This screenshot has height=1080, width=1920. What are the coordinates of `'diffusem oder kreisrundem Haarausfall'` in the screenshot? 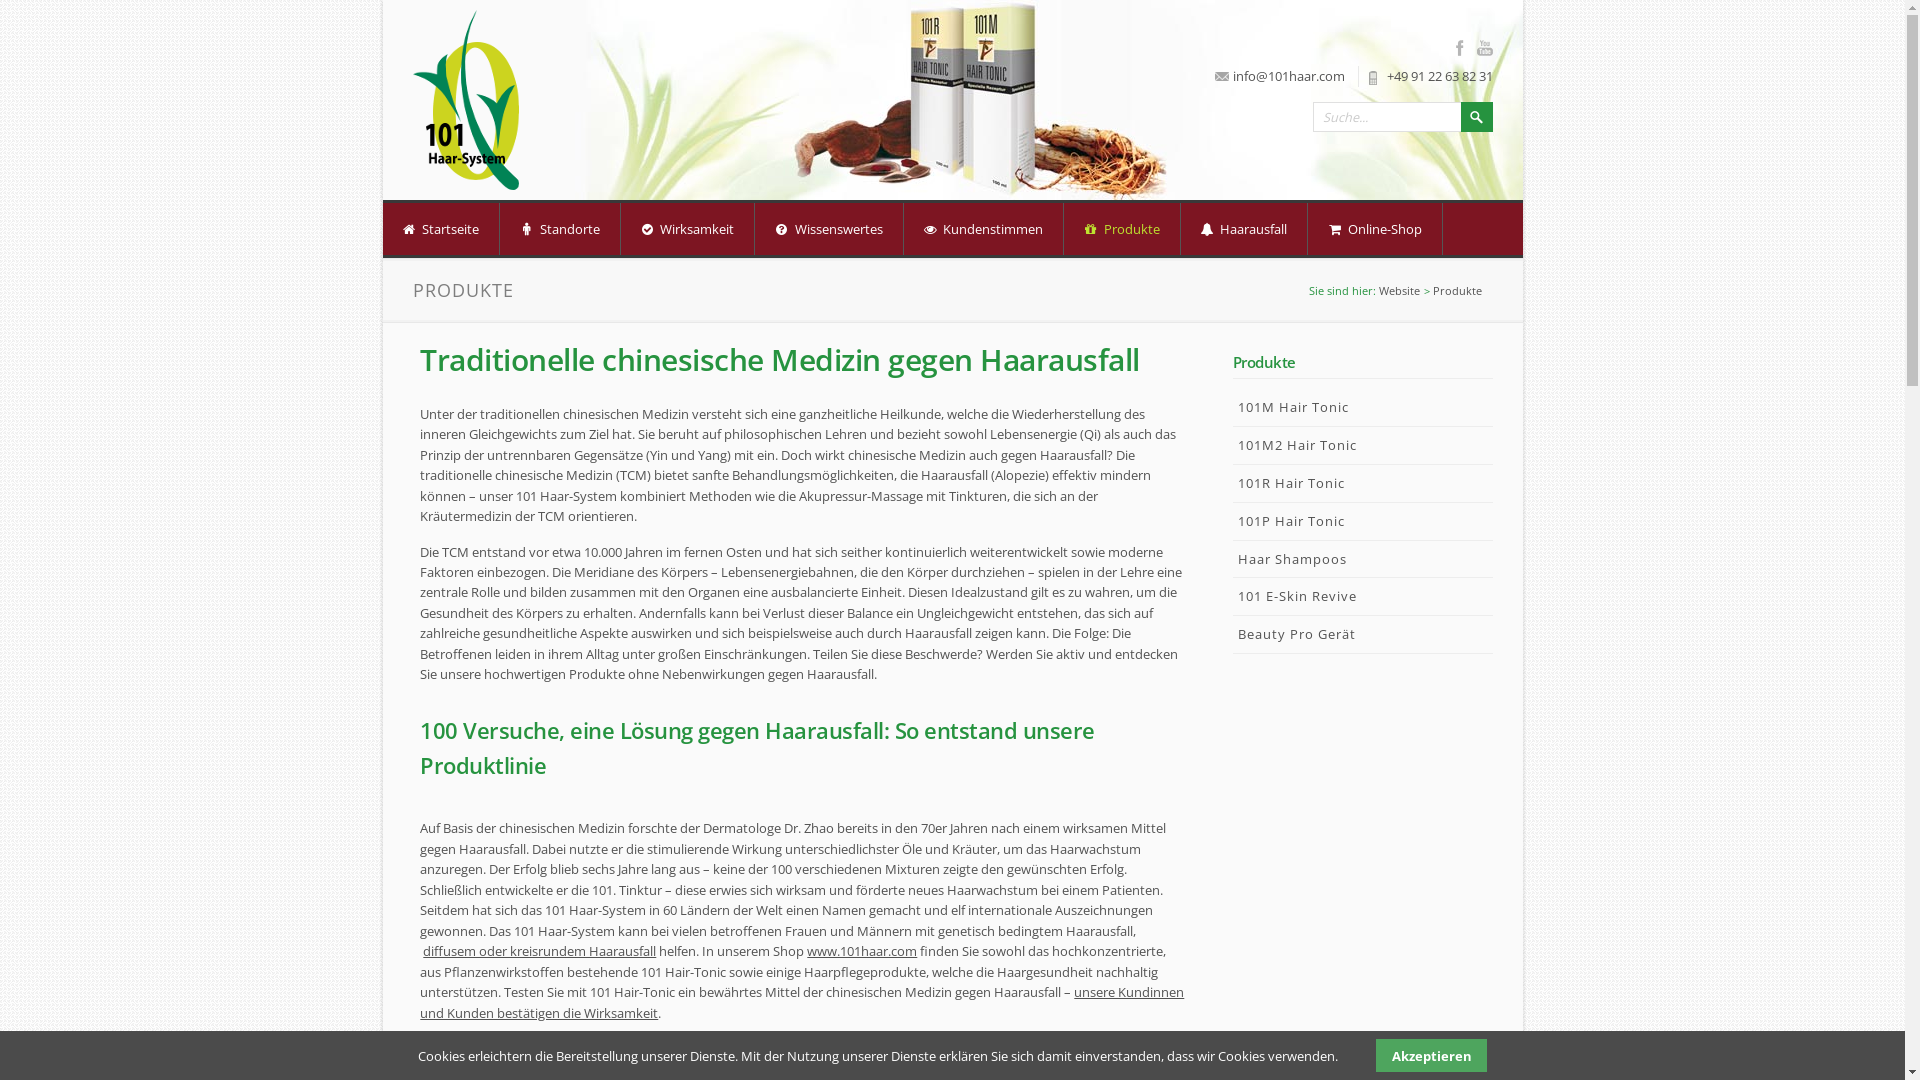 It's located at (539, 950).